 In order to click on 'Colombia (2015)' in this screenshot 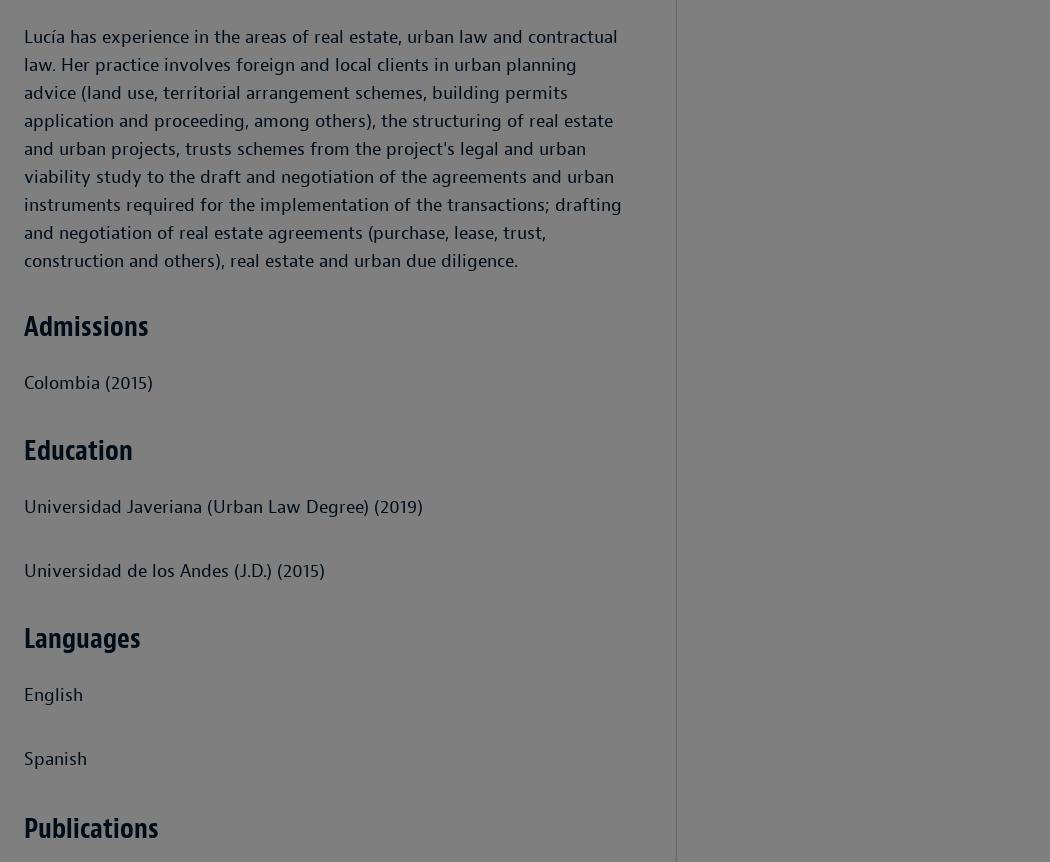, I will do `click(88, 382)`.